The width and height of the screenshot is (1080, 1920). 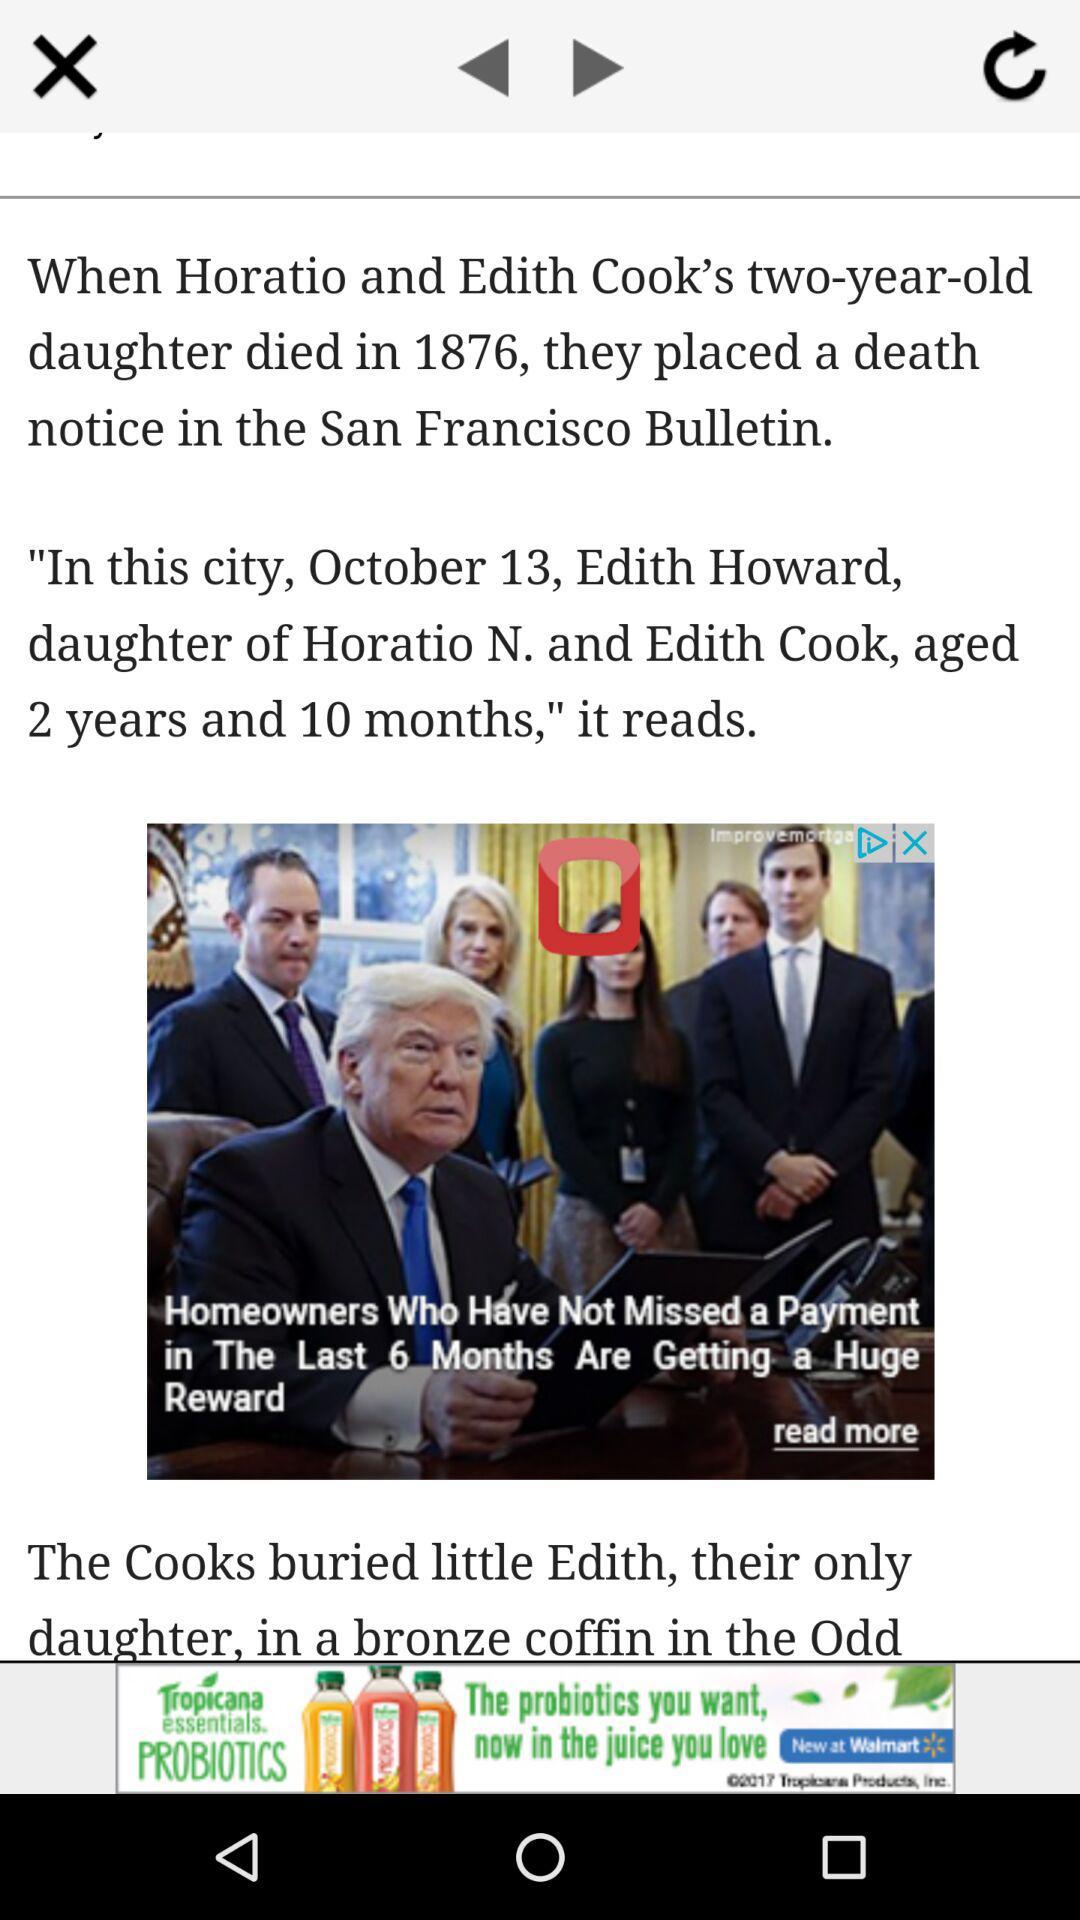 I want to click on page, so click(x=63, y=66).